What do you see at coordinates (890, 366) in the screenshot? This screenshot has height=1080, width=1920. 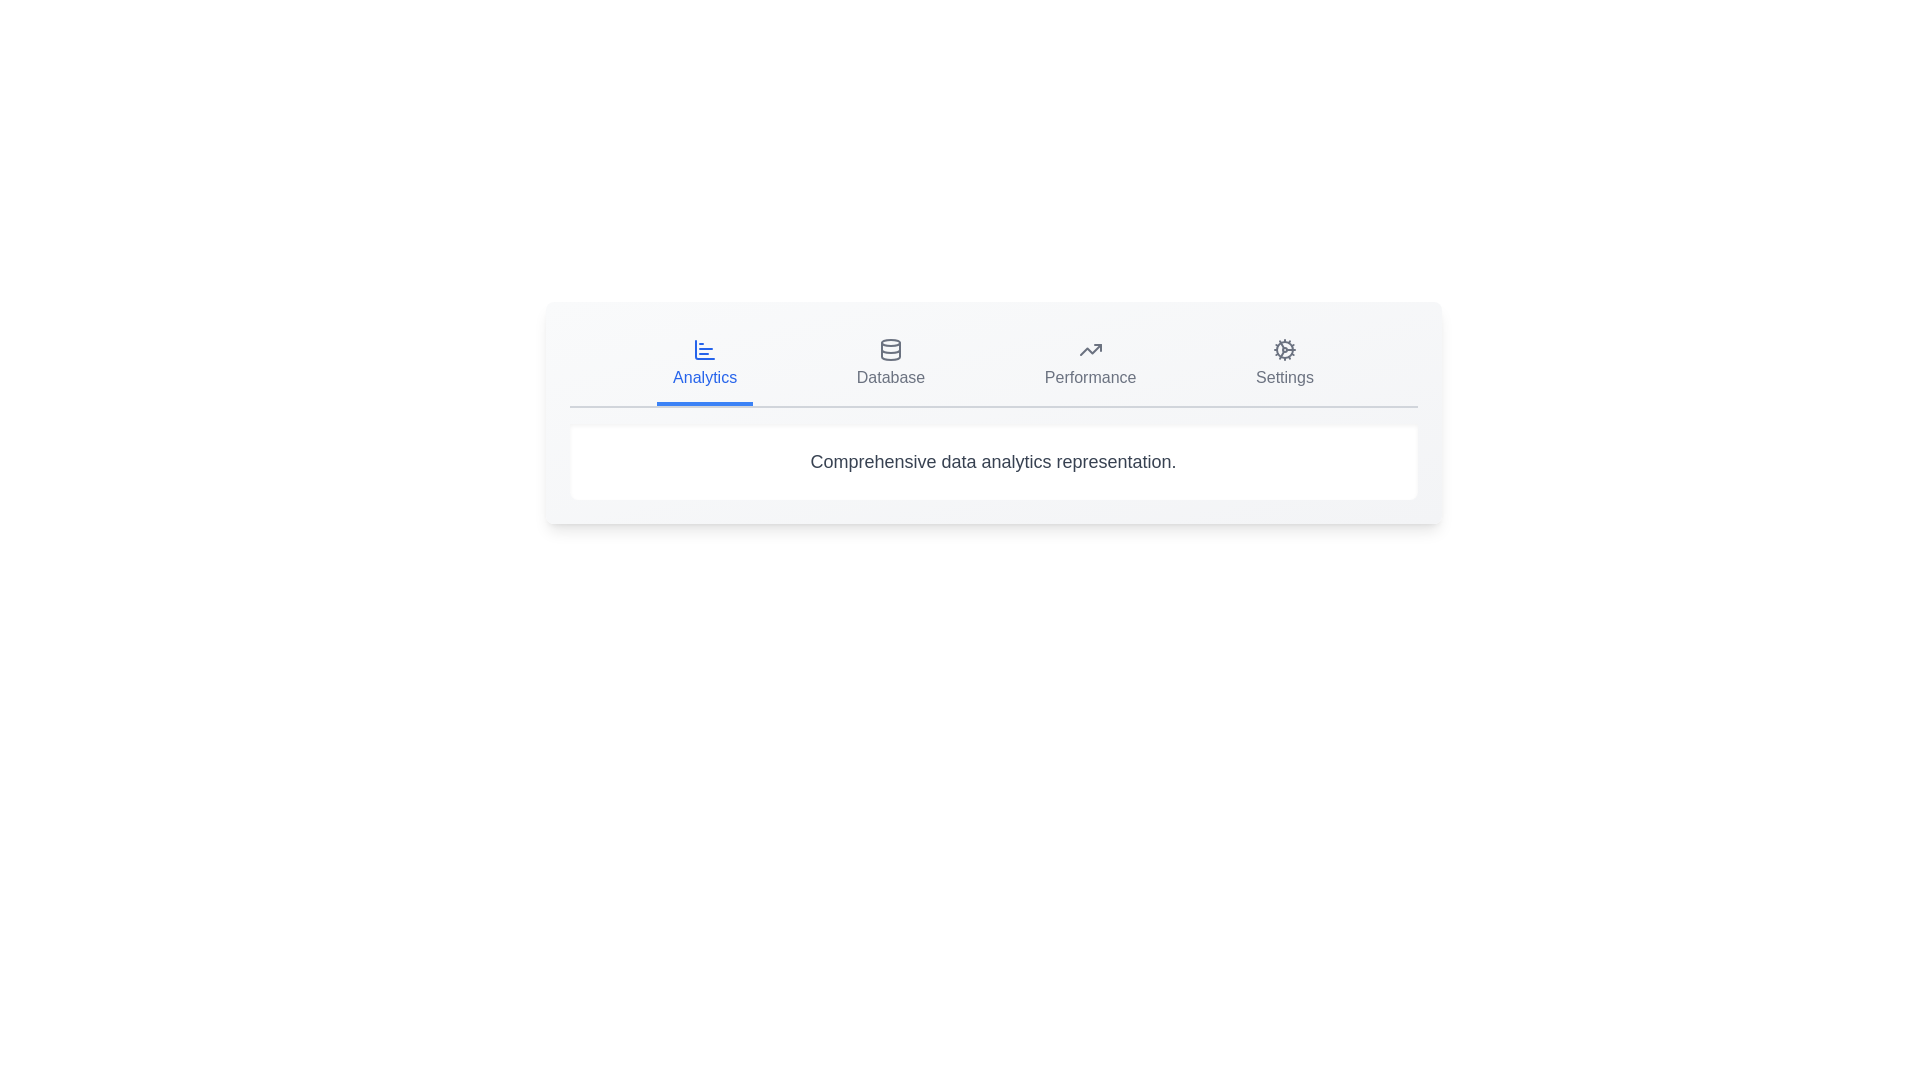 I see `the tab with the title Database by clicking on it` at bounding box center [890, 366].